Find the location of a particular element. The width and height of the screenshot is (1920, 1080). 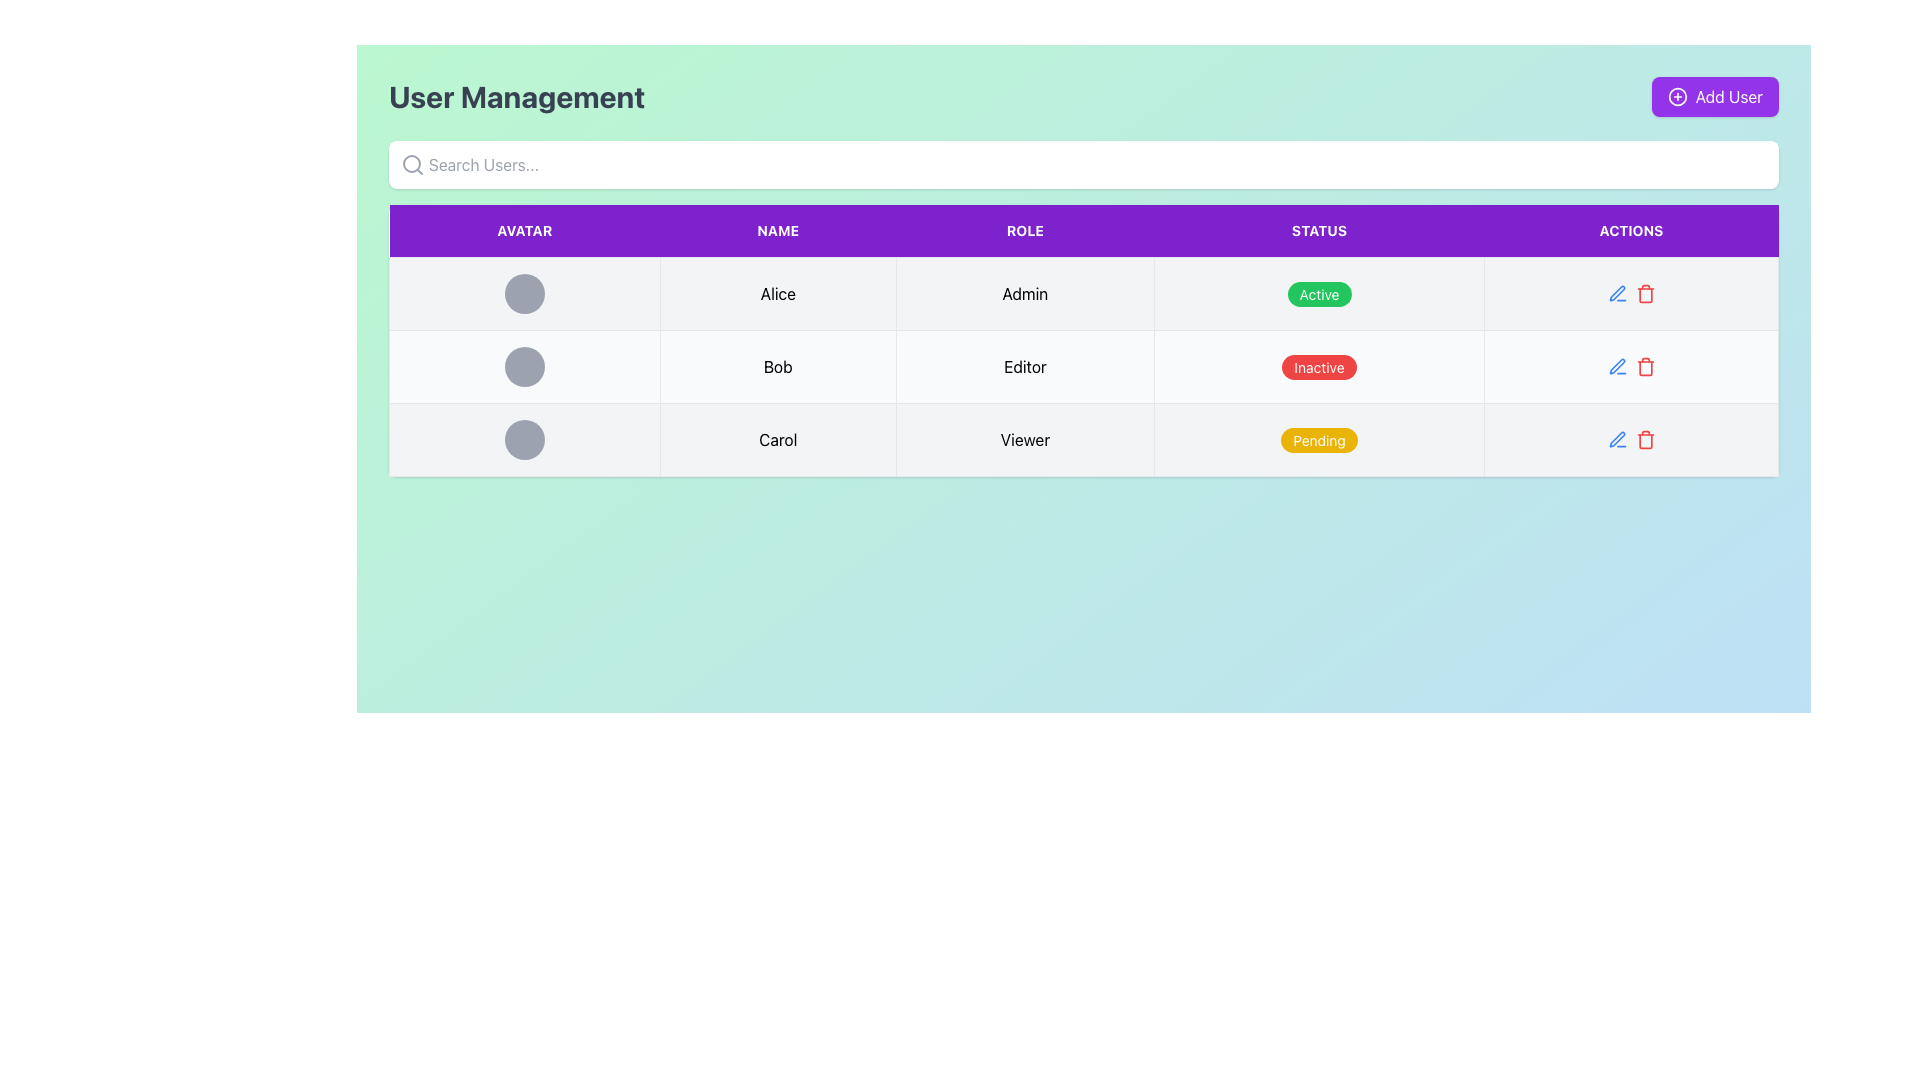

the text label with a red background that reads 'Inactive' in the 'STATUS' column of the second row in the table, associated with the 'Editor' role is located at coordinates (1319, 367).